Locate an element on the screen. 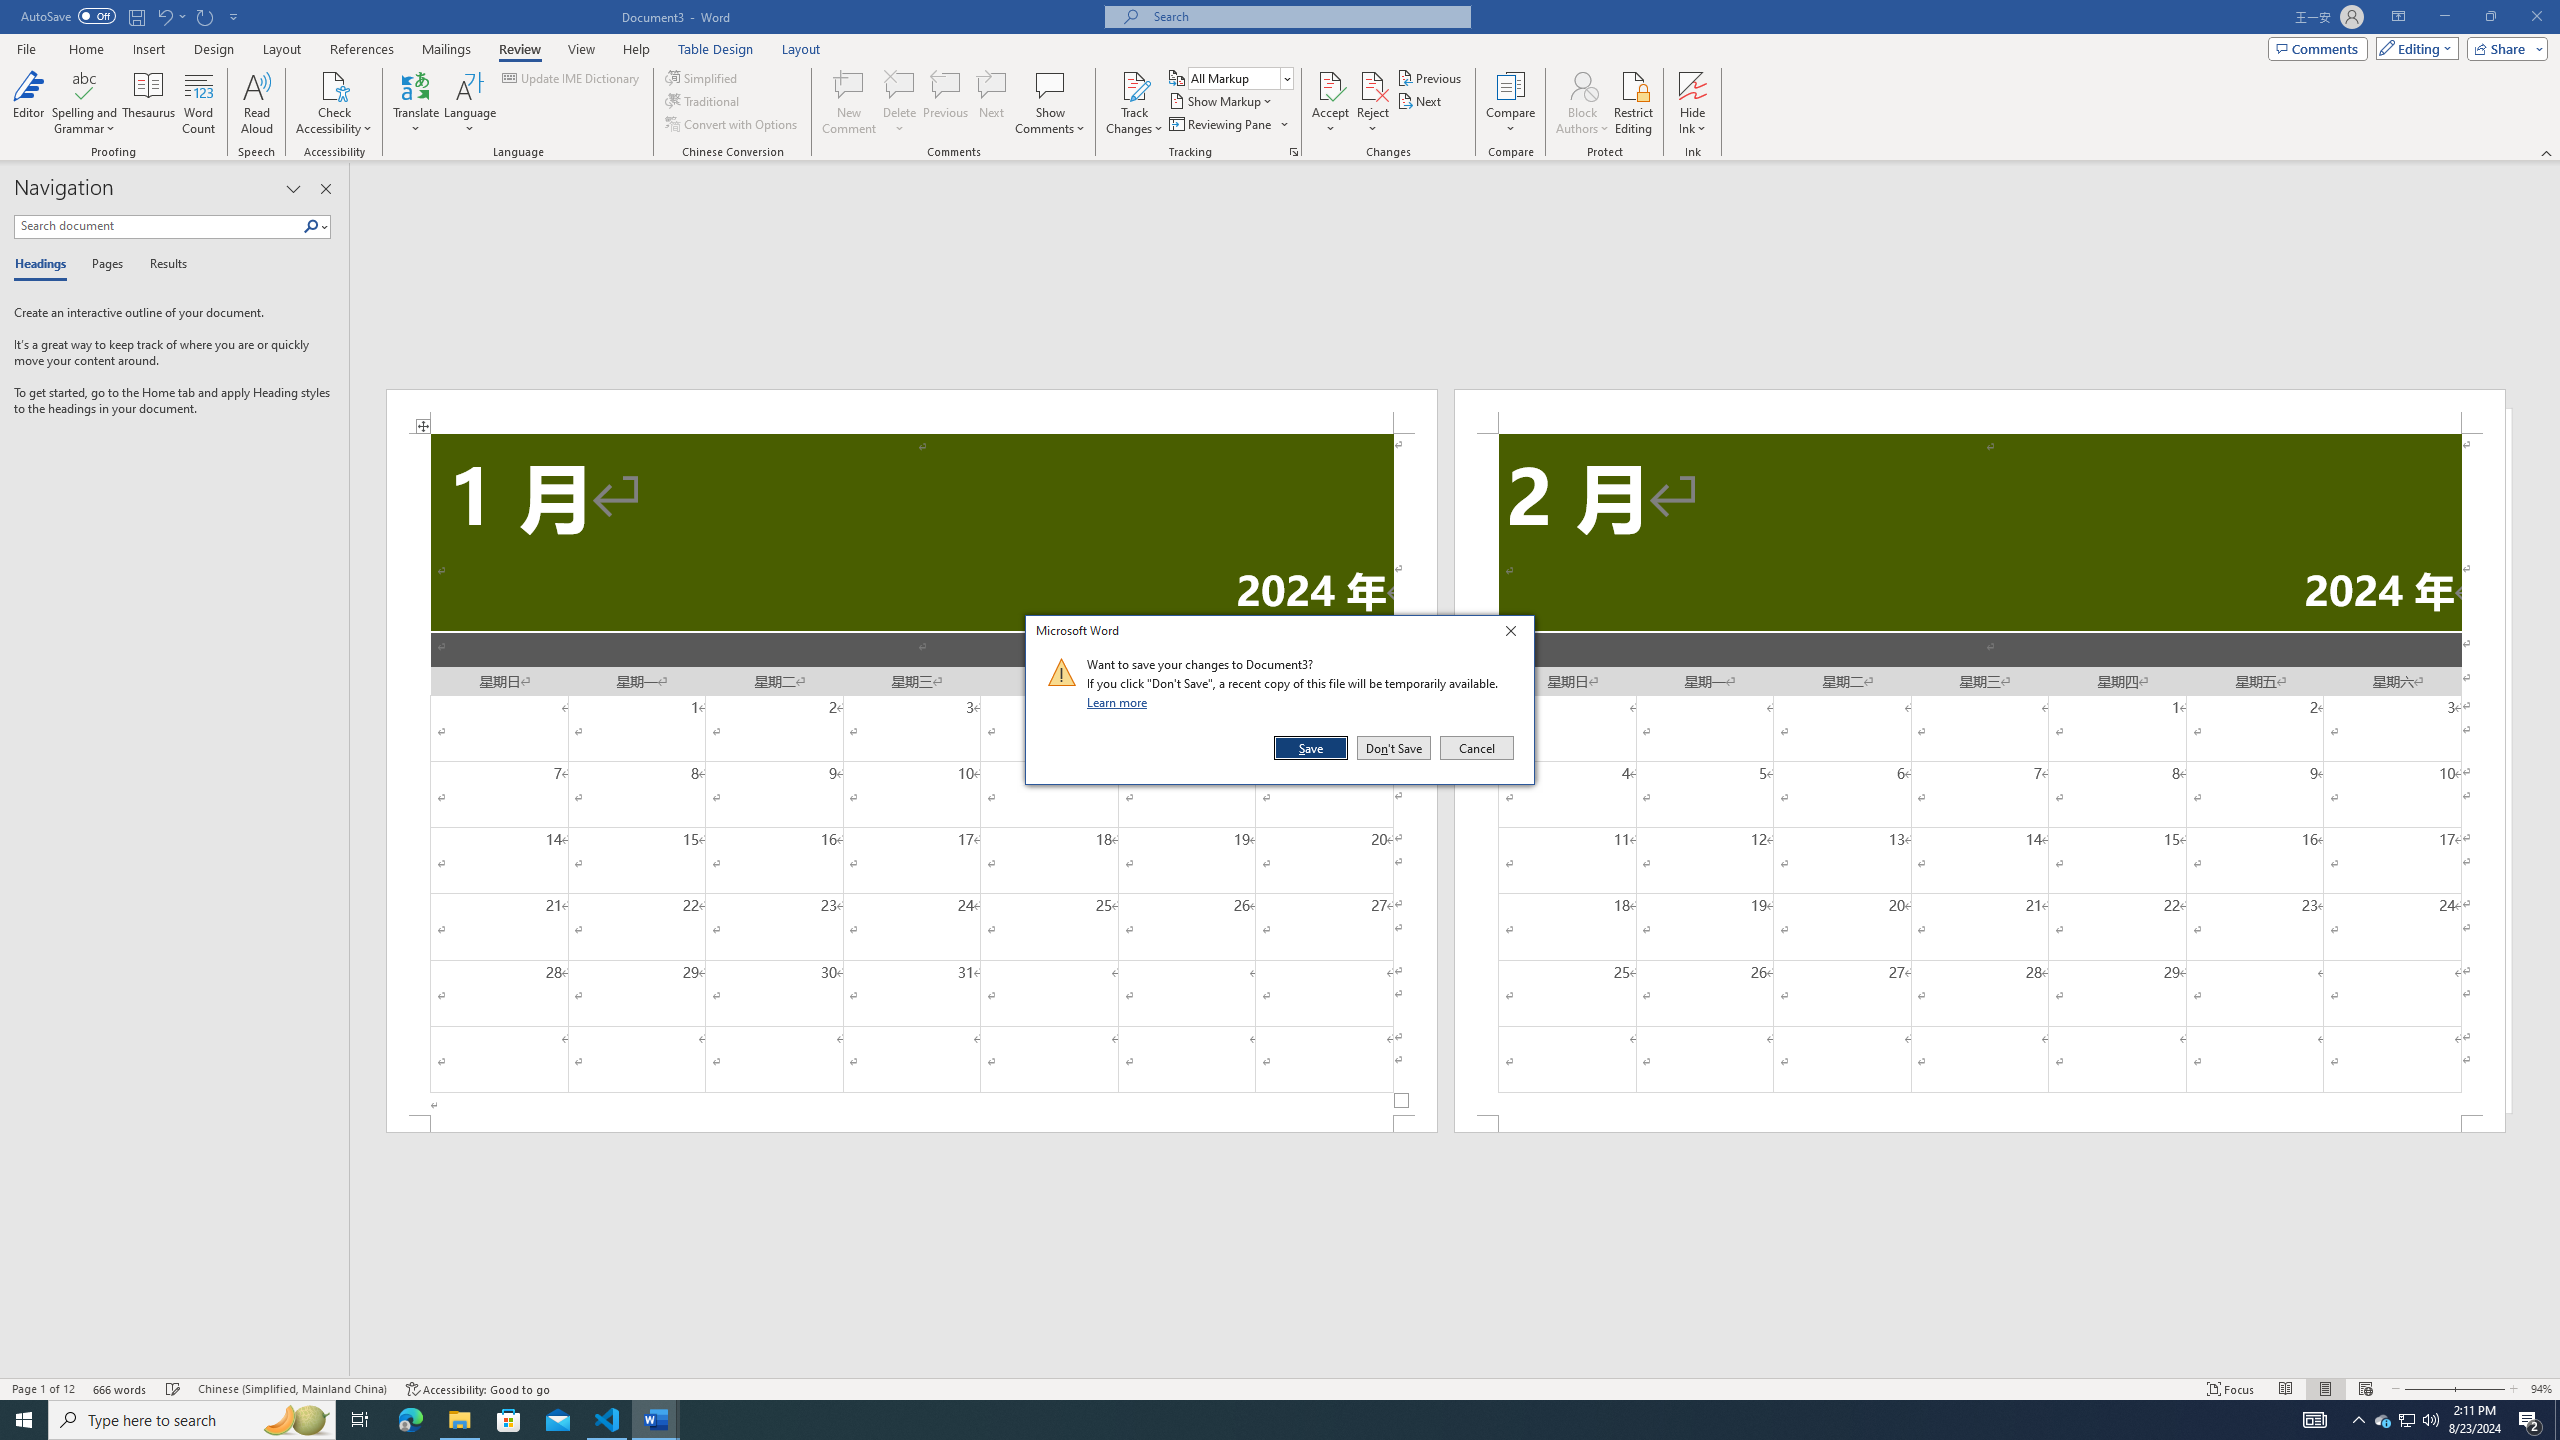 This screenshot has height=1440, width=2560. 'Convert with Options...' is located at coordinates (733, 122).